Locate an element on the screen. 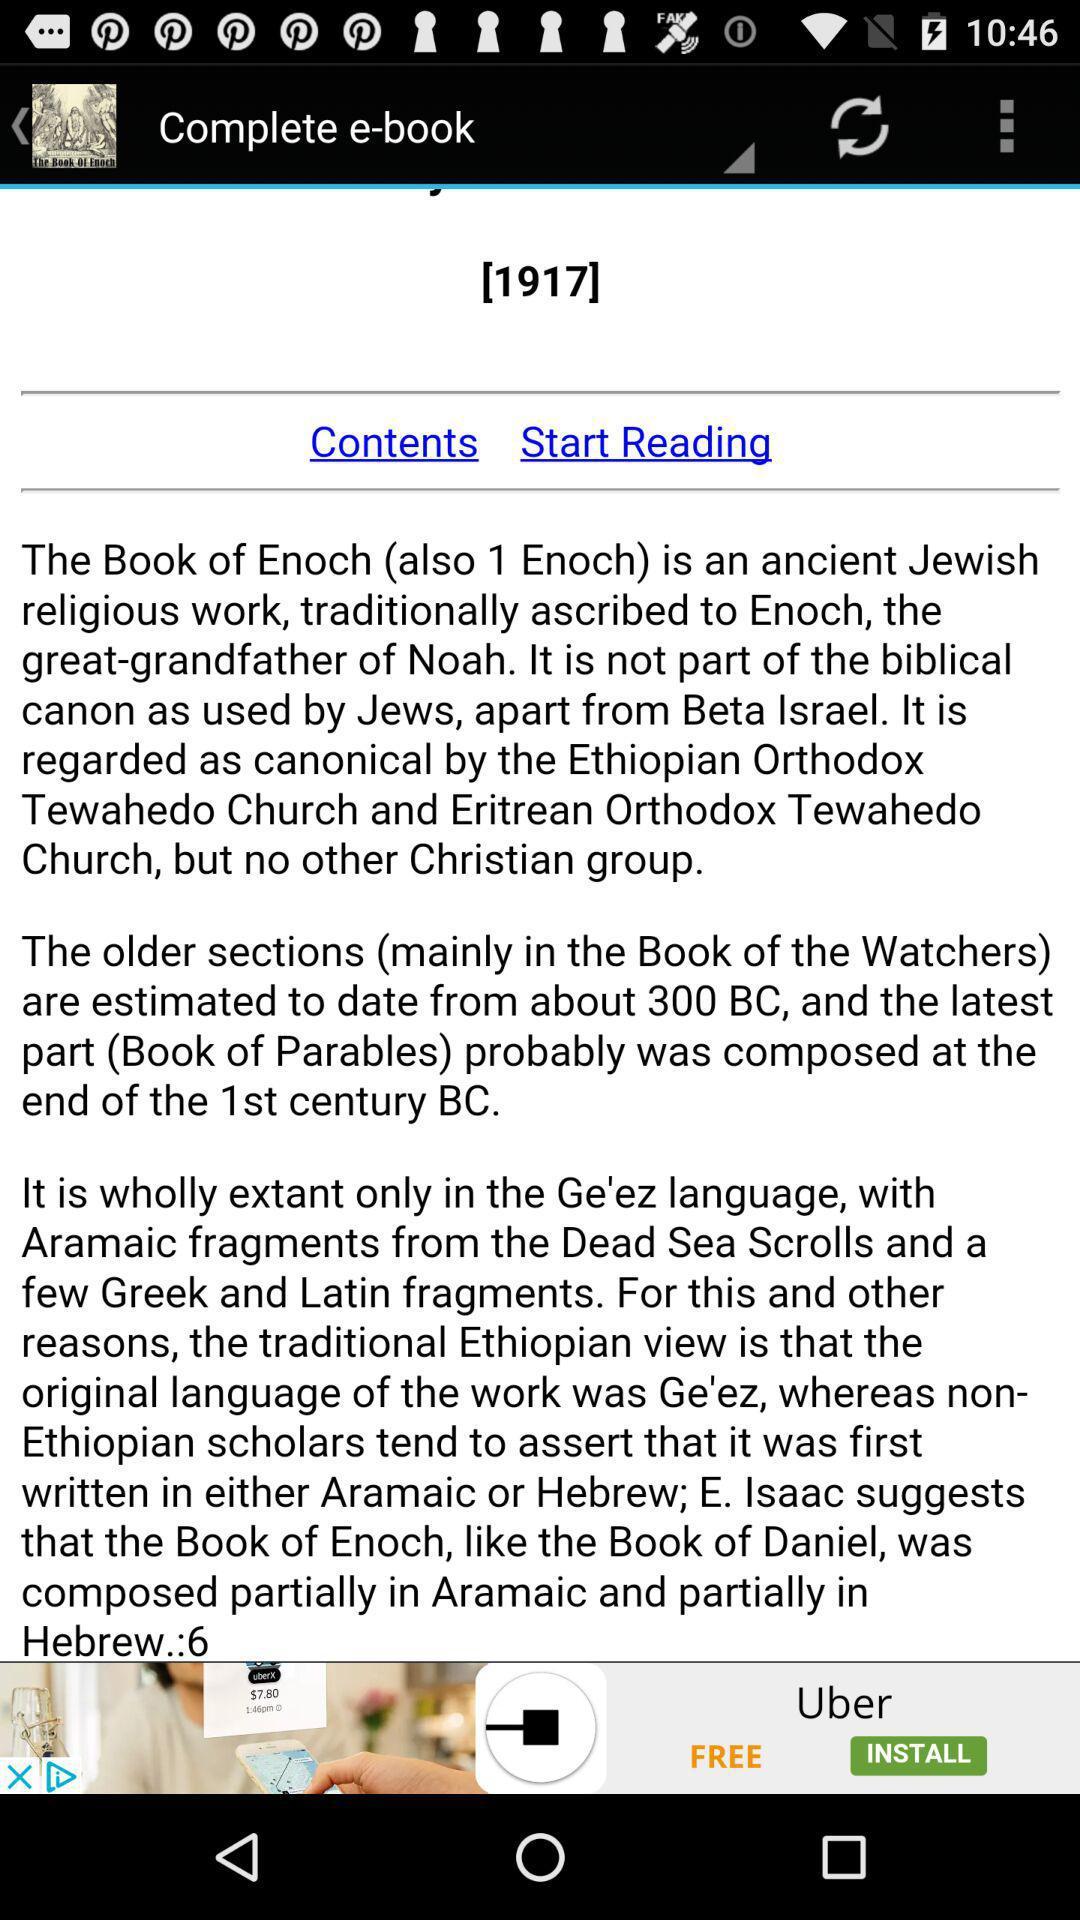 The image size is (1080, 1920). open uber advertisement is located at coordinates (540, 1727).